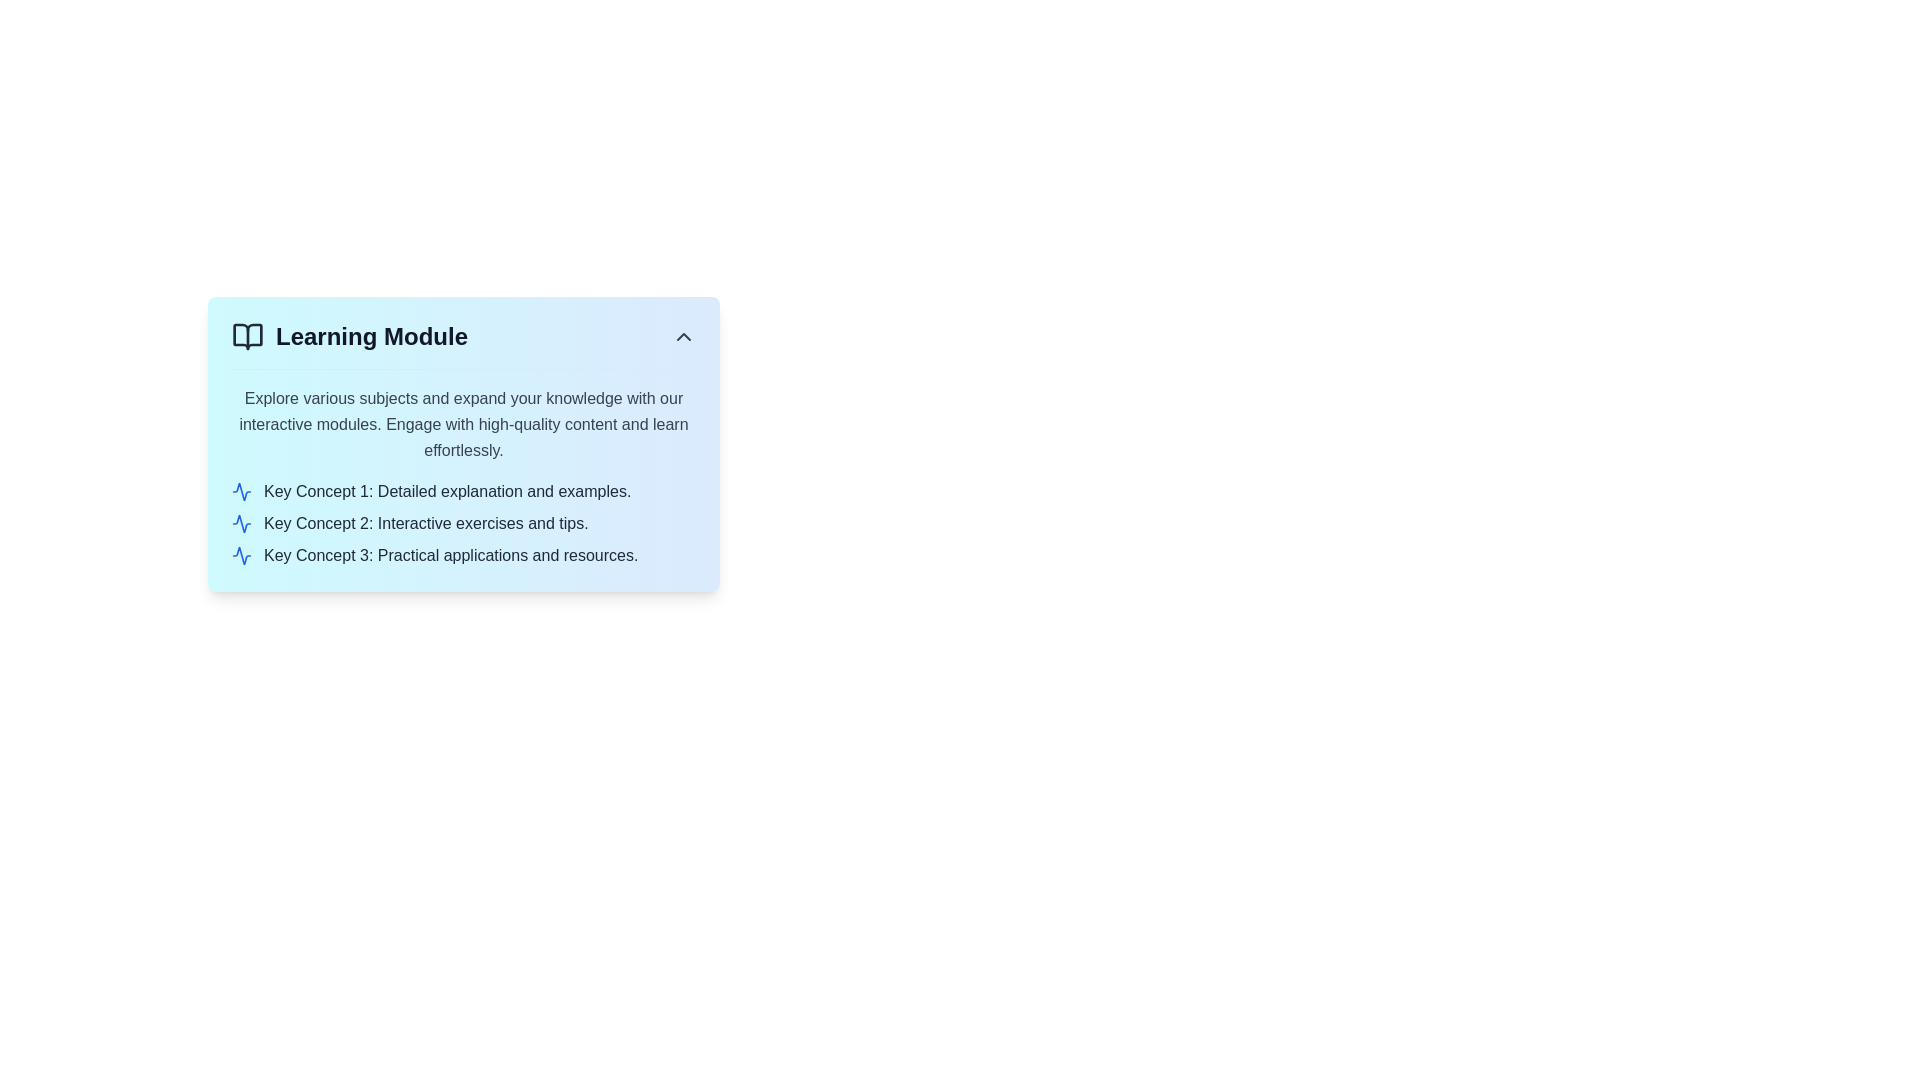  What do you see at coordinates (463, 423) in the screenshot?
I see `text content of the gray text block introducing the purpose and value of interactive educational modules, positioned under the 'Learning Module' title` at bounding box center [463, 423].